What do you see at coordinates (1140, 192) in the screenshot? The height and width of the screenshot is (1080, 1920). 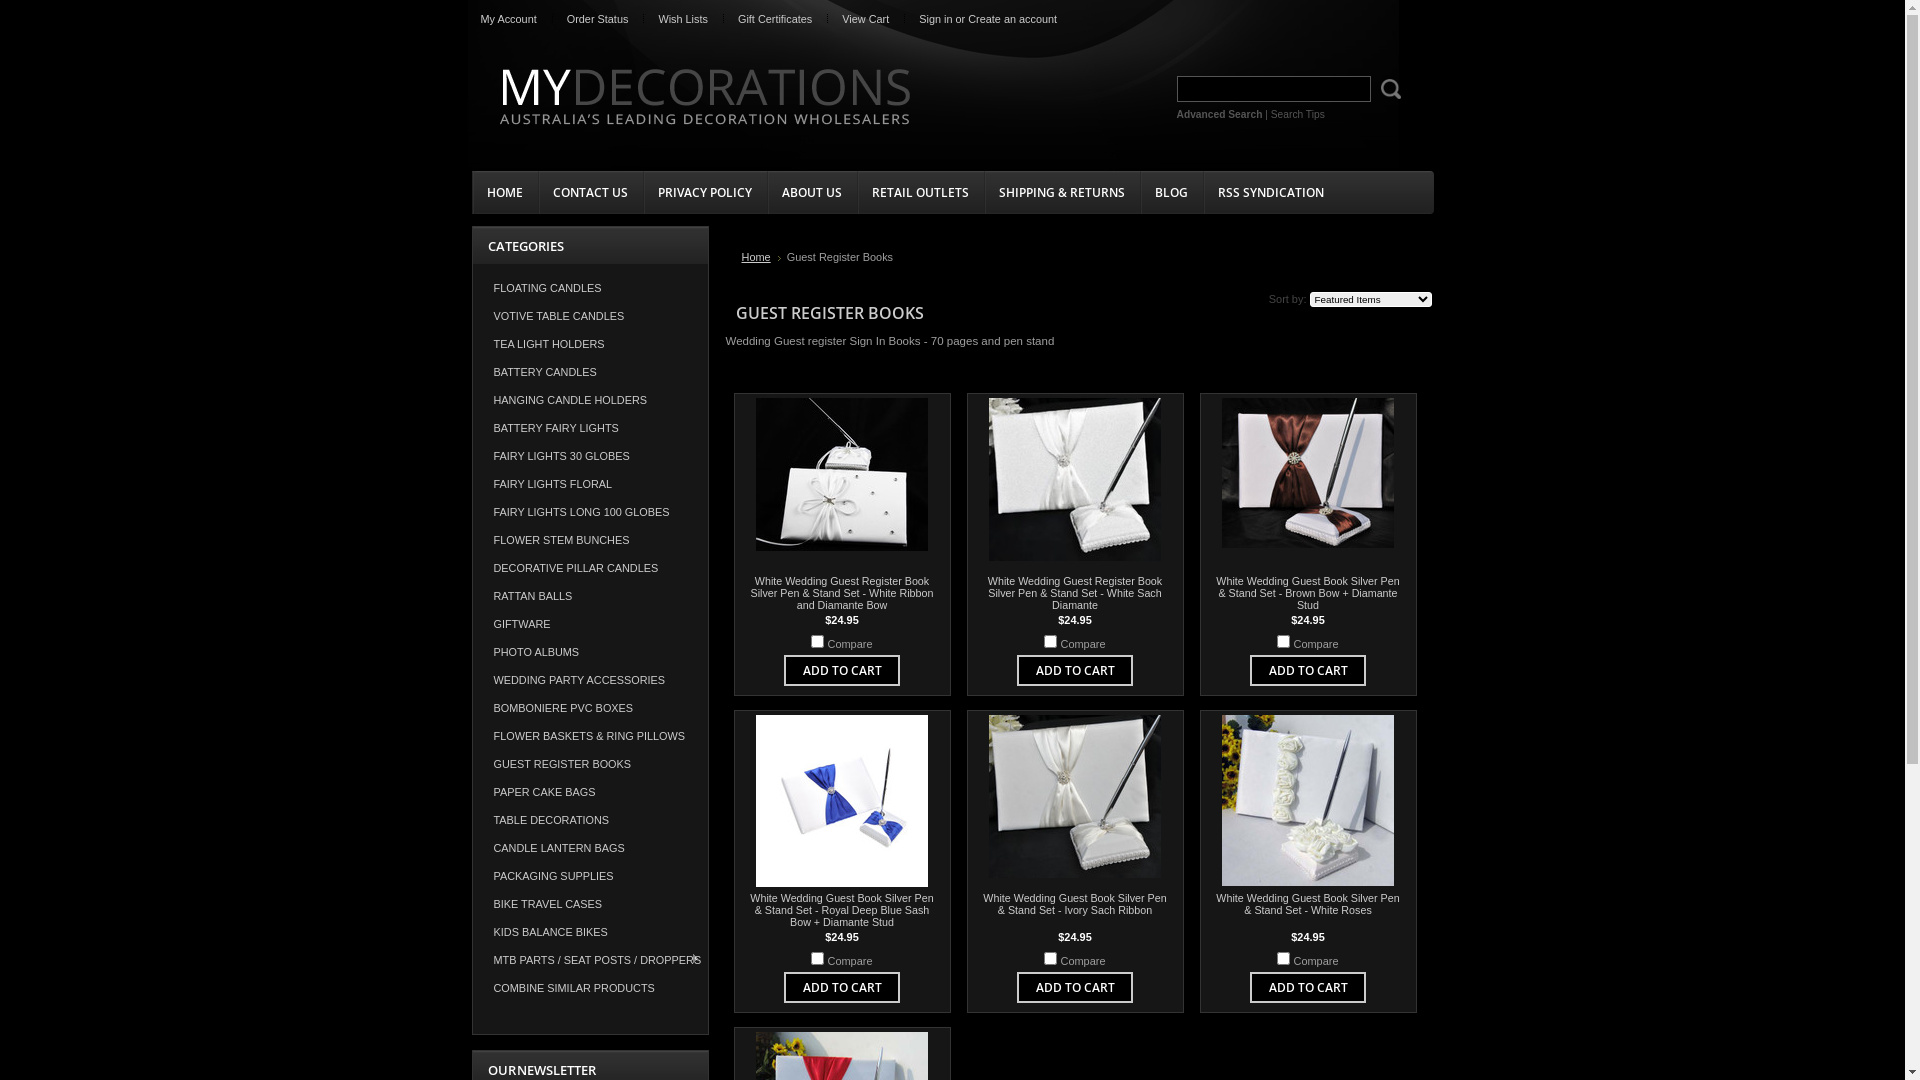 I see `'BLOG'` at bounding box center [1140, 192].